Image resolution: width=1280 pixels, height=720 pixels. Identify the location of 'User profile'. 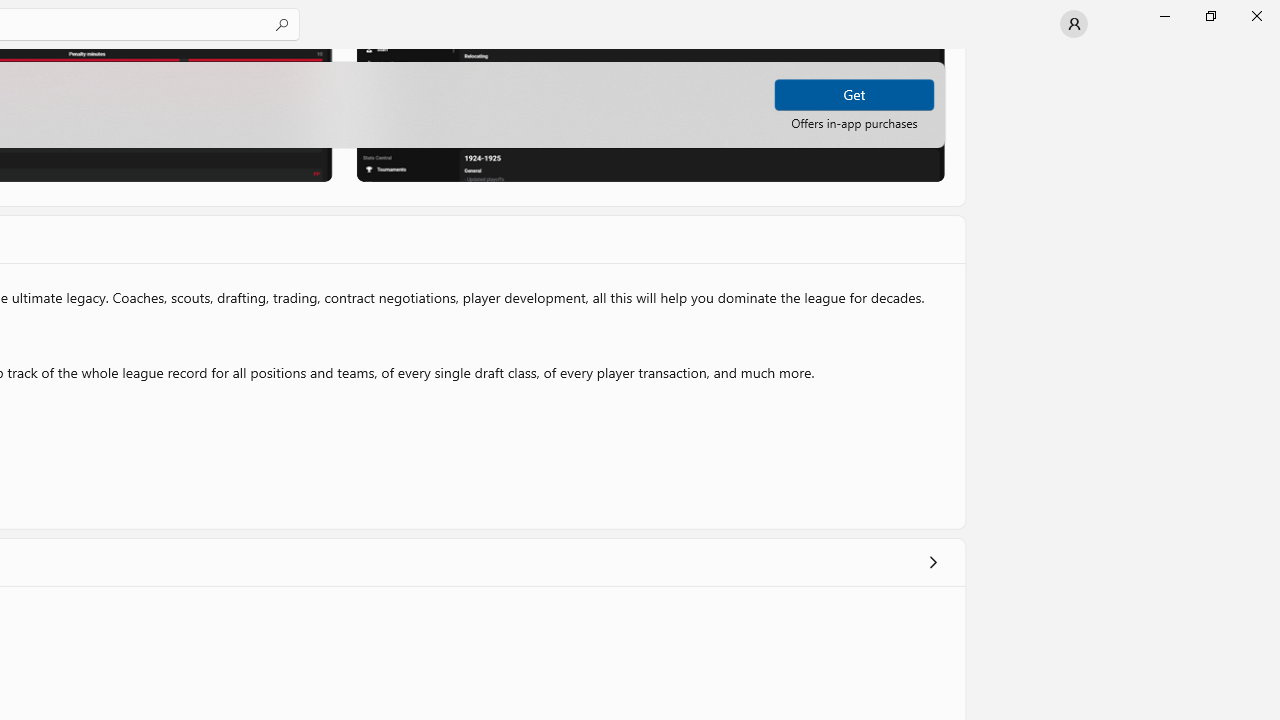
(1072, 24).